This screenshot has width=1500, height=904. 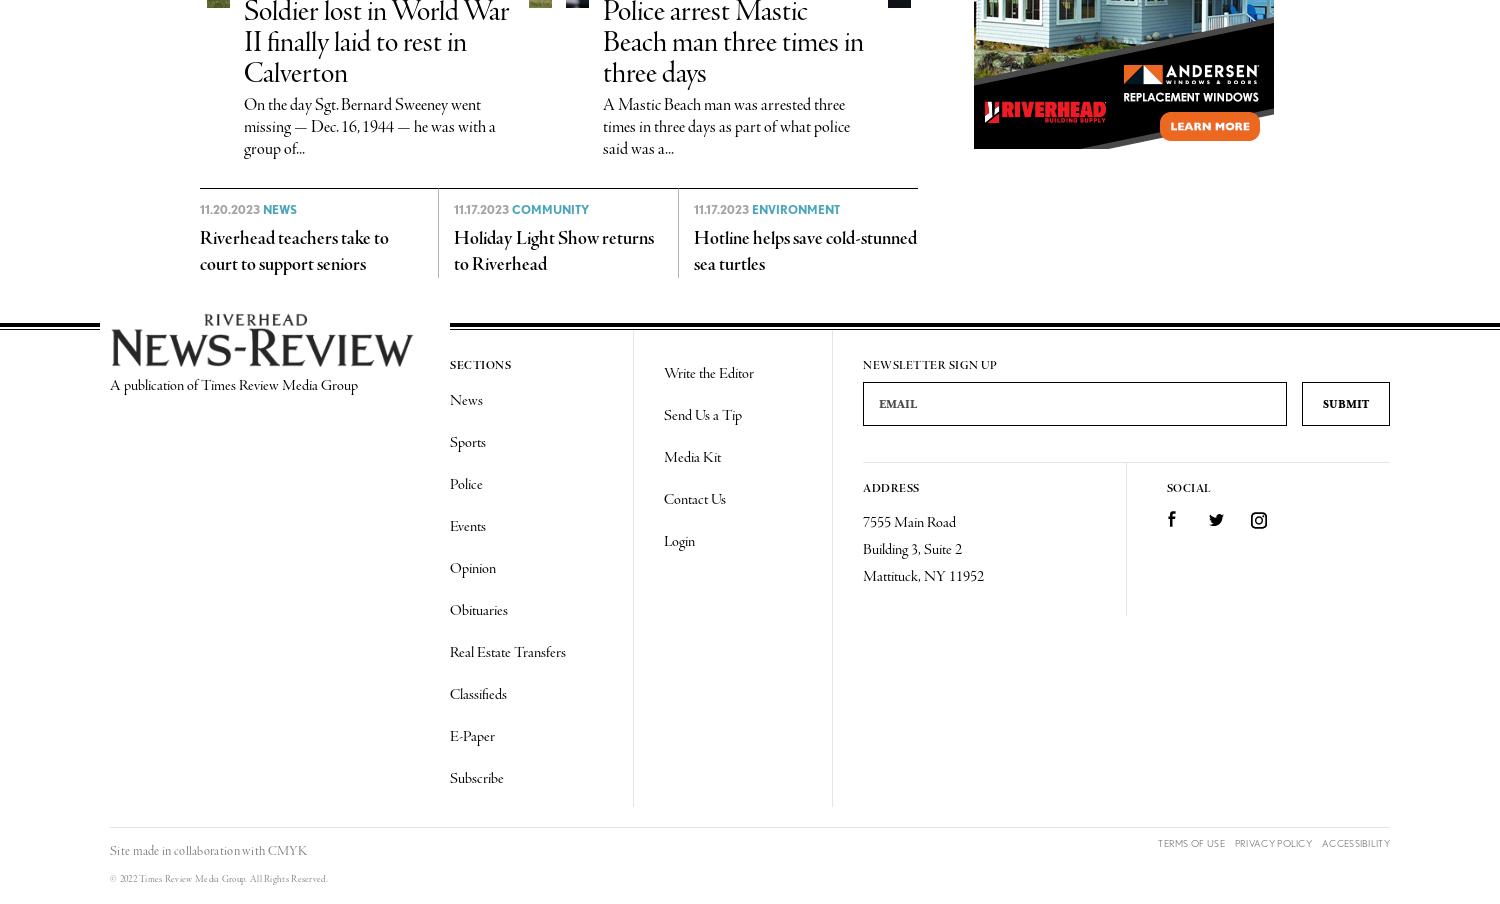 I want to click on 'Classifieds', so click(x=477, y=693).